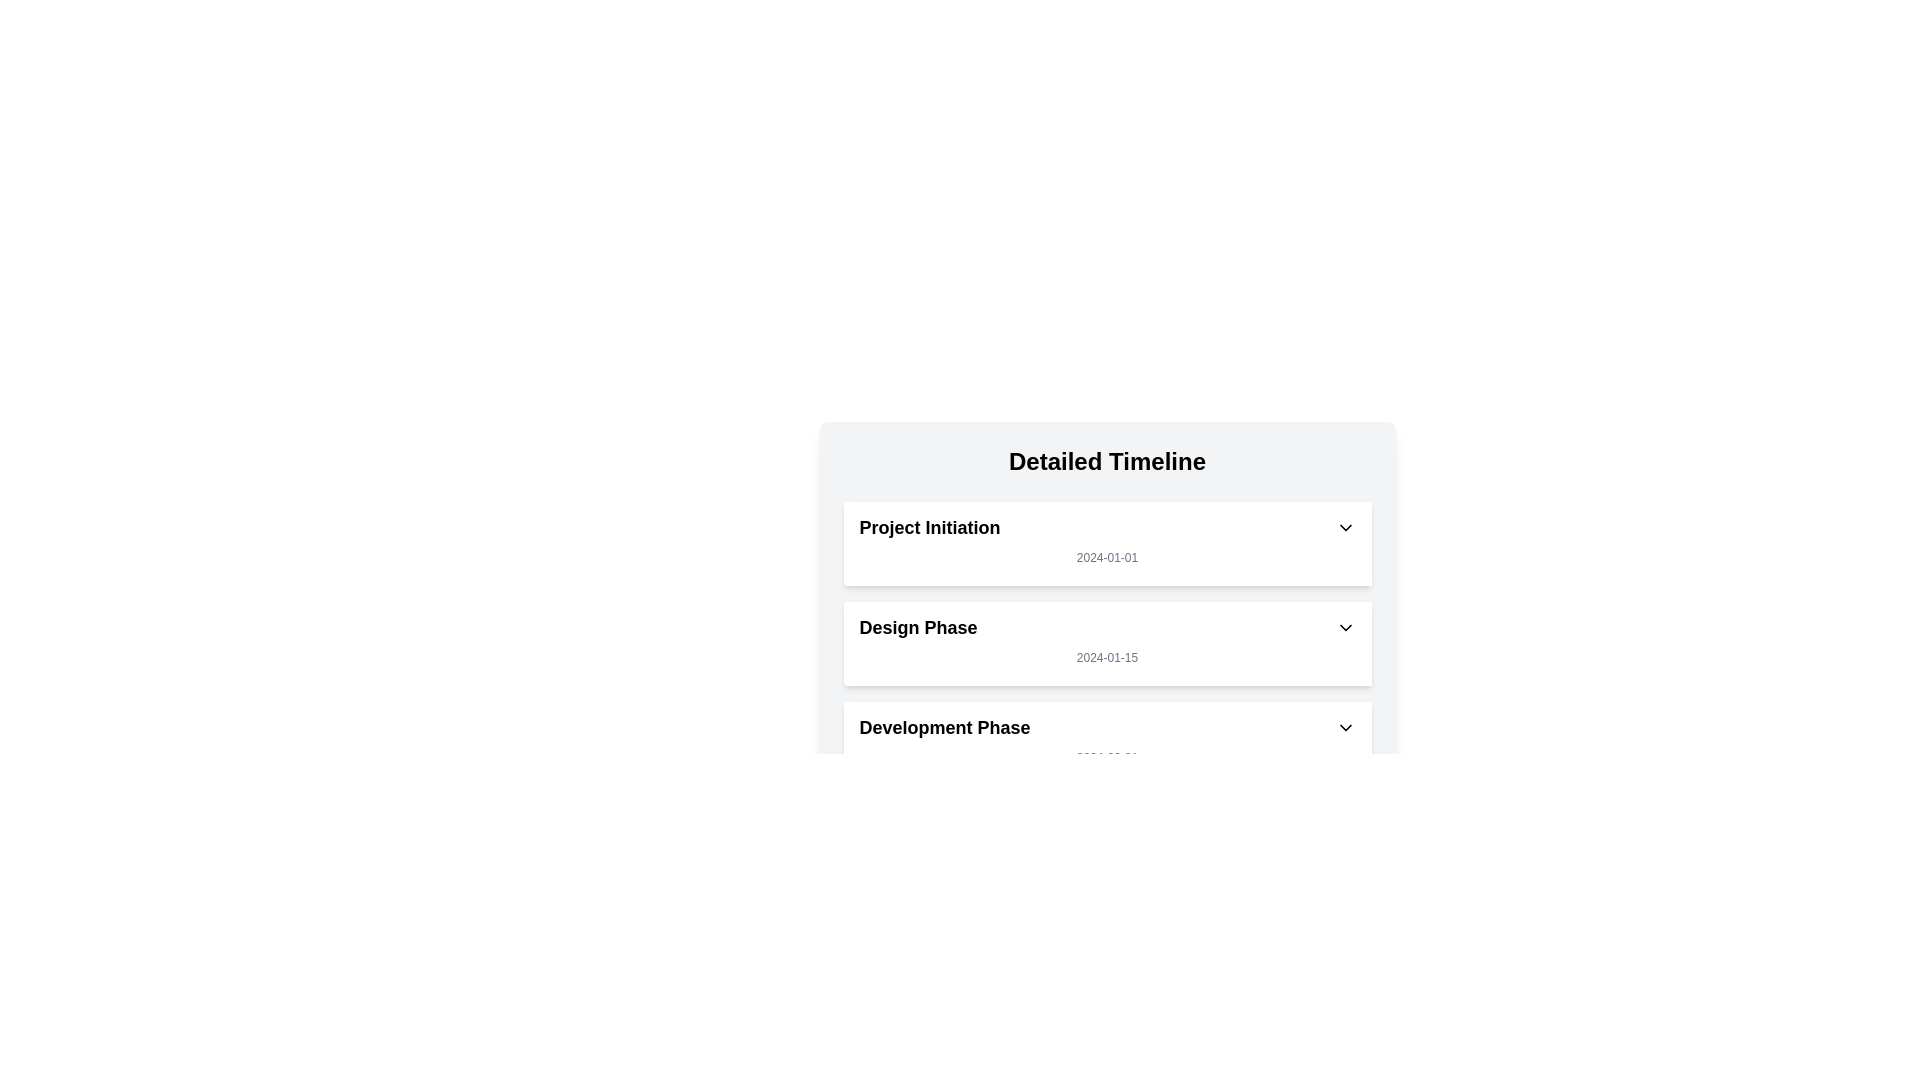  I want to click on the small circular dropdown toggle button with a downward-facing chevron icon located to the right of the 'Development Phase' text, so click(1345, 728).